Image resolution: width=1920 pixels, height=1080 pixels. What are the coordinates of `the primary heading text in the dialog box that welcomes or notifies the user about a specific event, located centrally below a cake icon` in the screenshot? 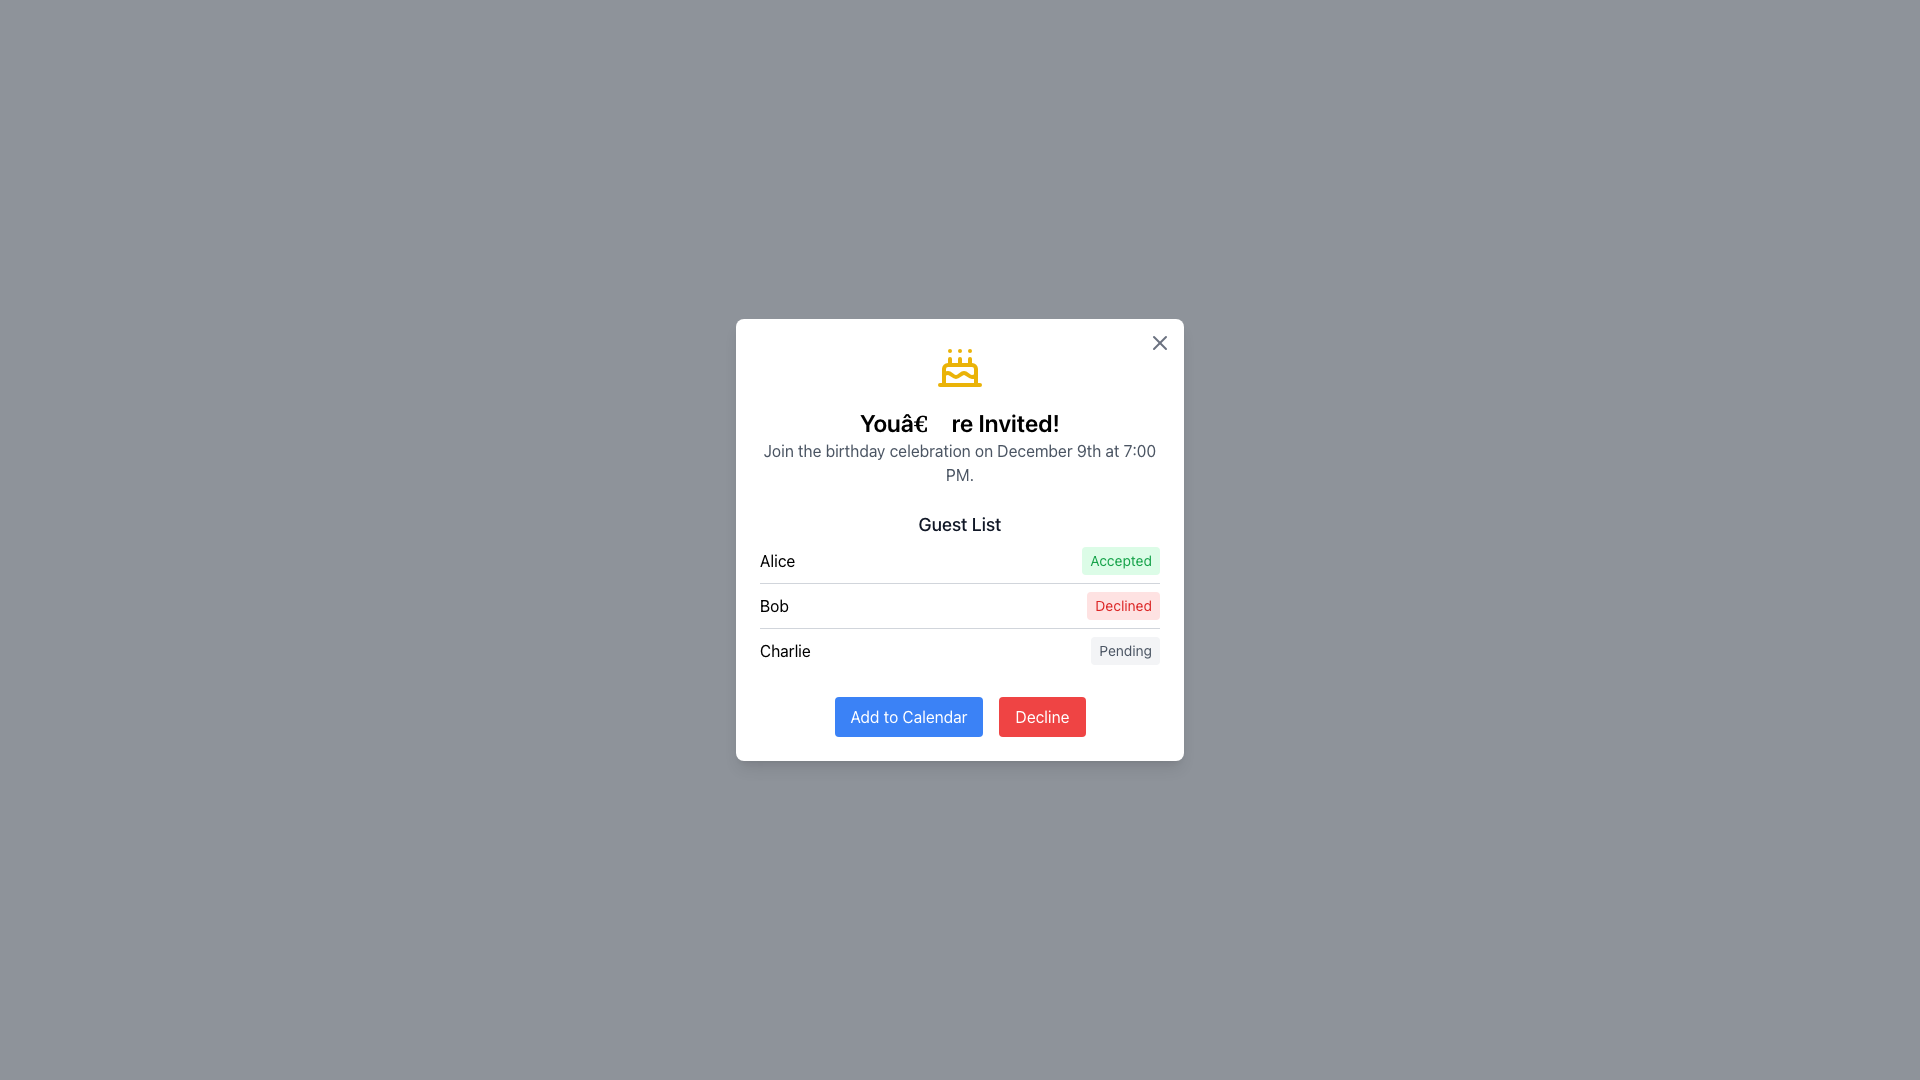 It's located at (960, 422).